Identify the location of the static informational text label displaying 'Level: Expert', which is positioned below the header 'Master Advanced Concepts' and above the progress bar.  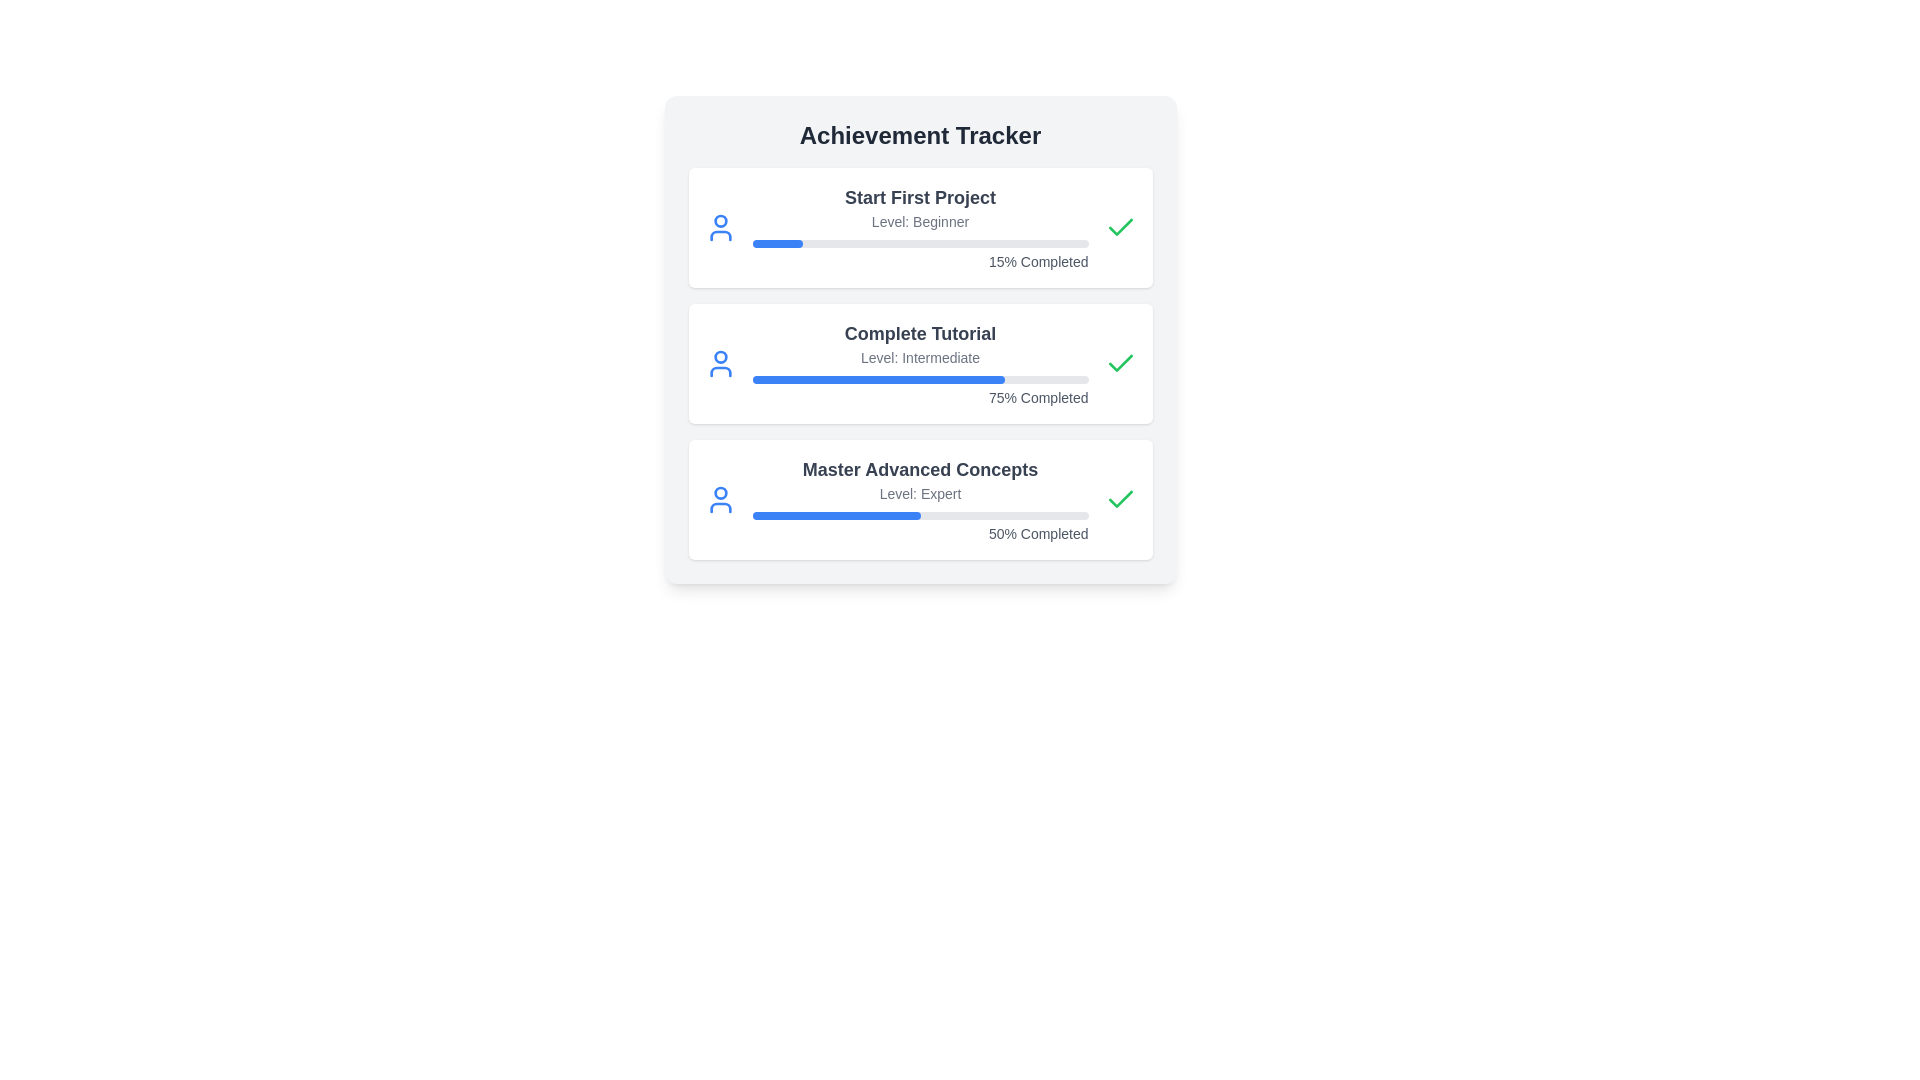
(919, 493).